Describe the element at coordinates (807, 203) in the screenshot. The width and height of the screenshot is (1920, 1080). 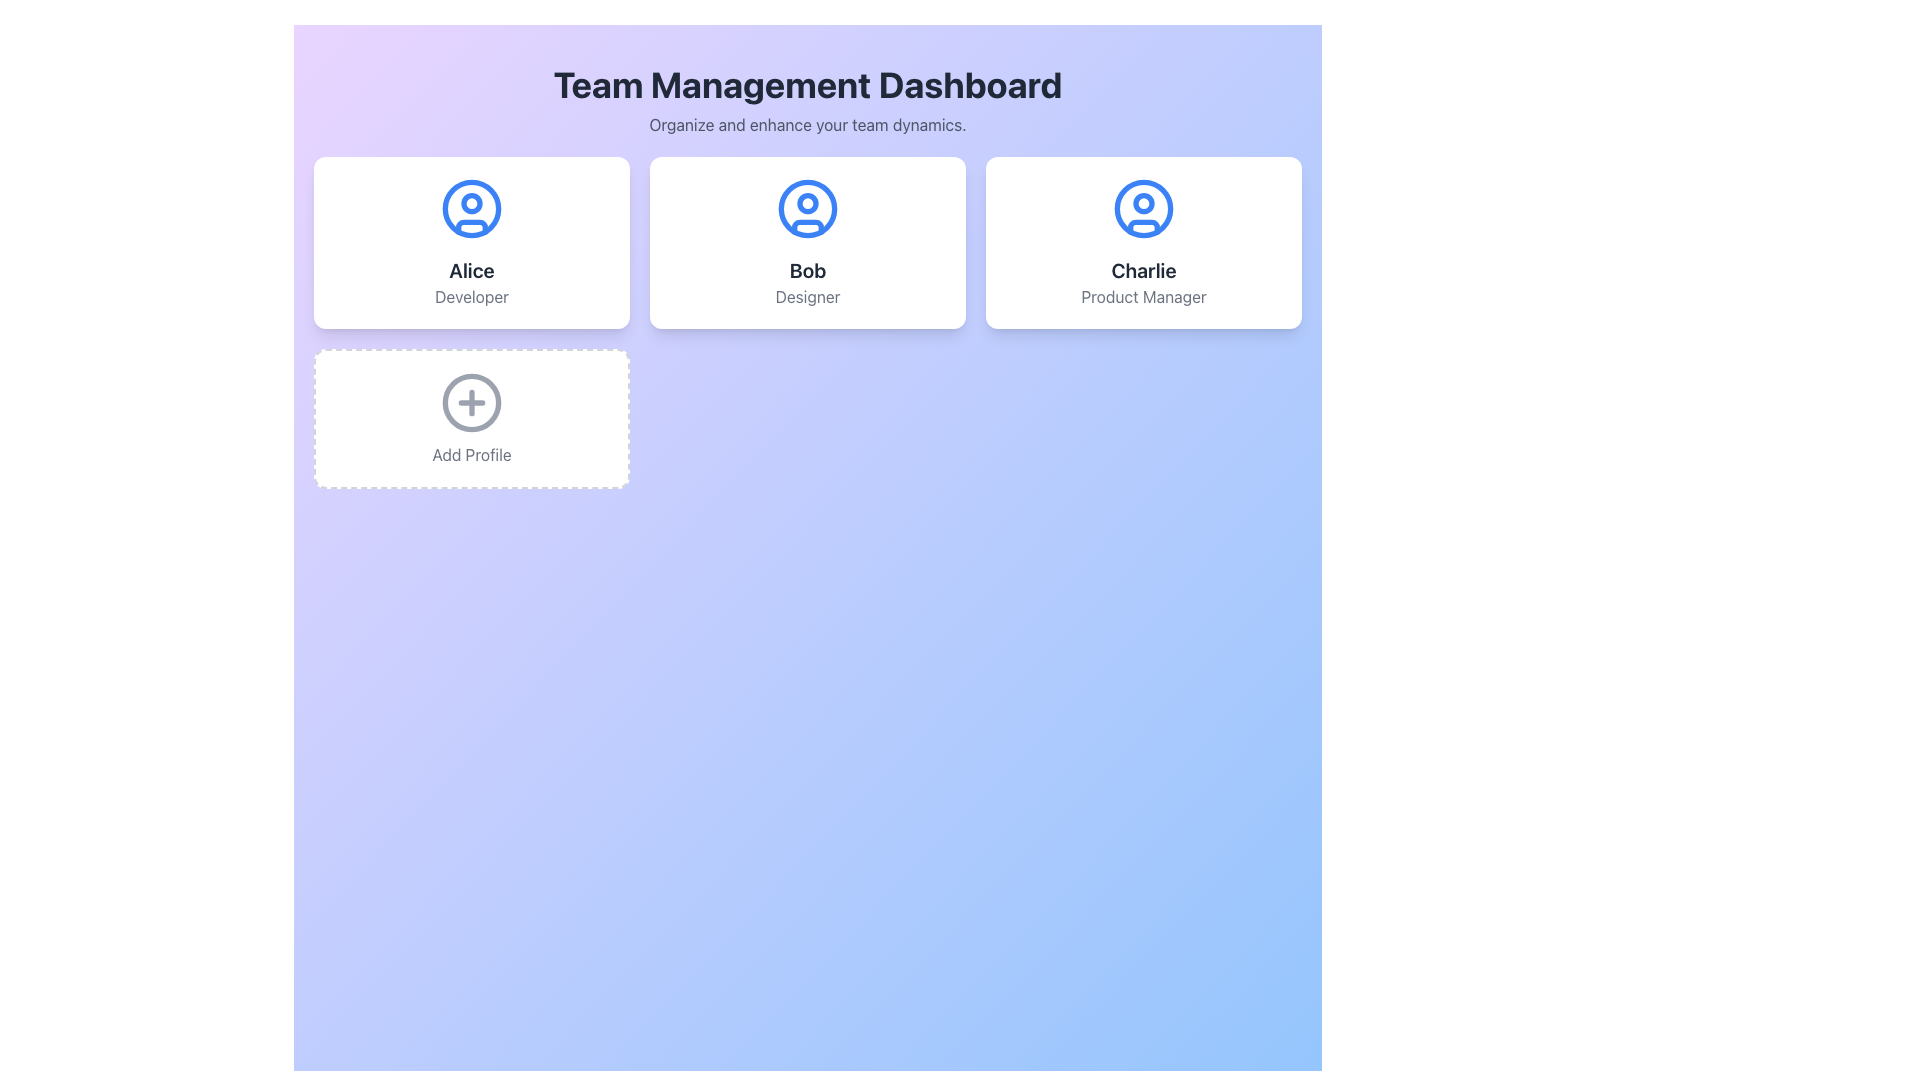
I see `the small filled circular shape located at the top of the user profile icon labeled 'Bob - Designer'` at that location.